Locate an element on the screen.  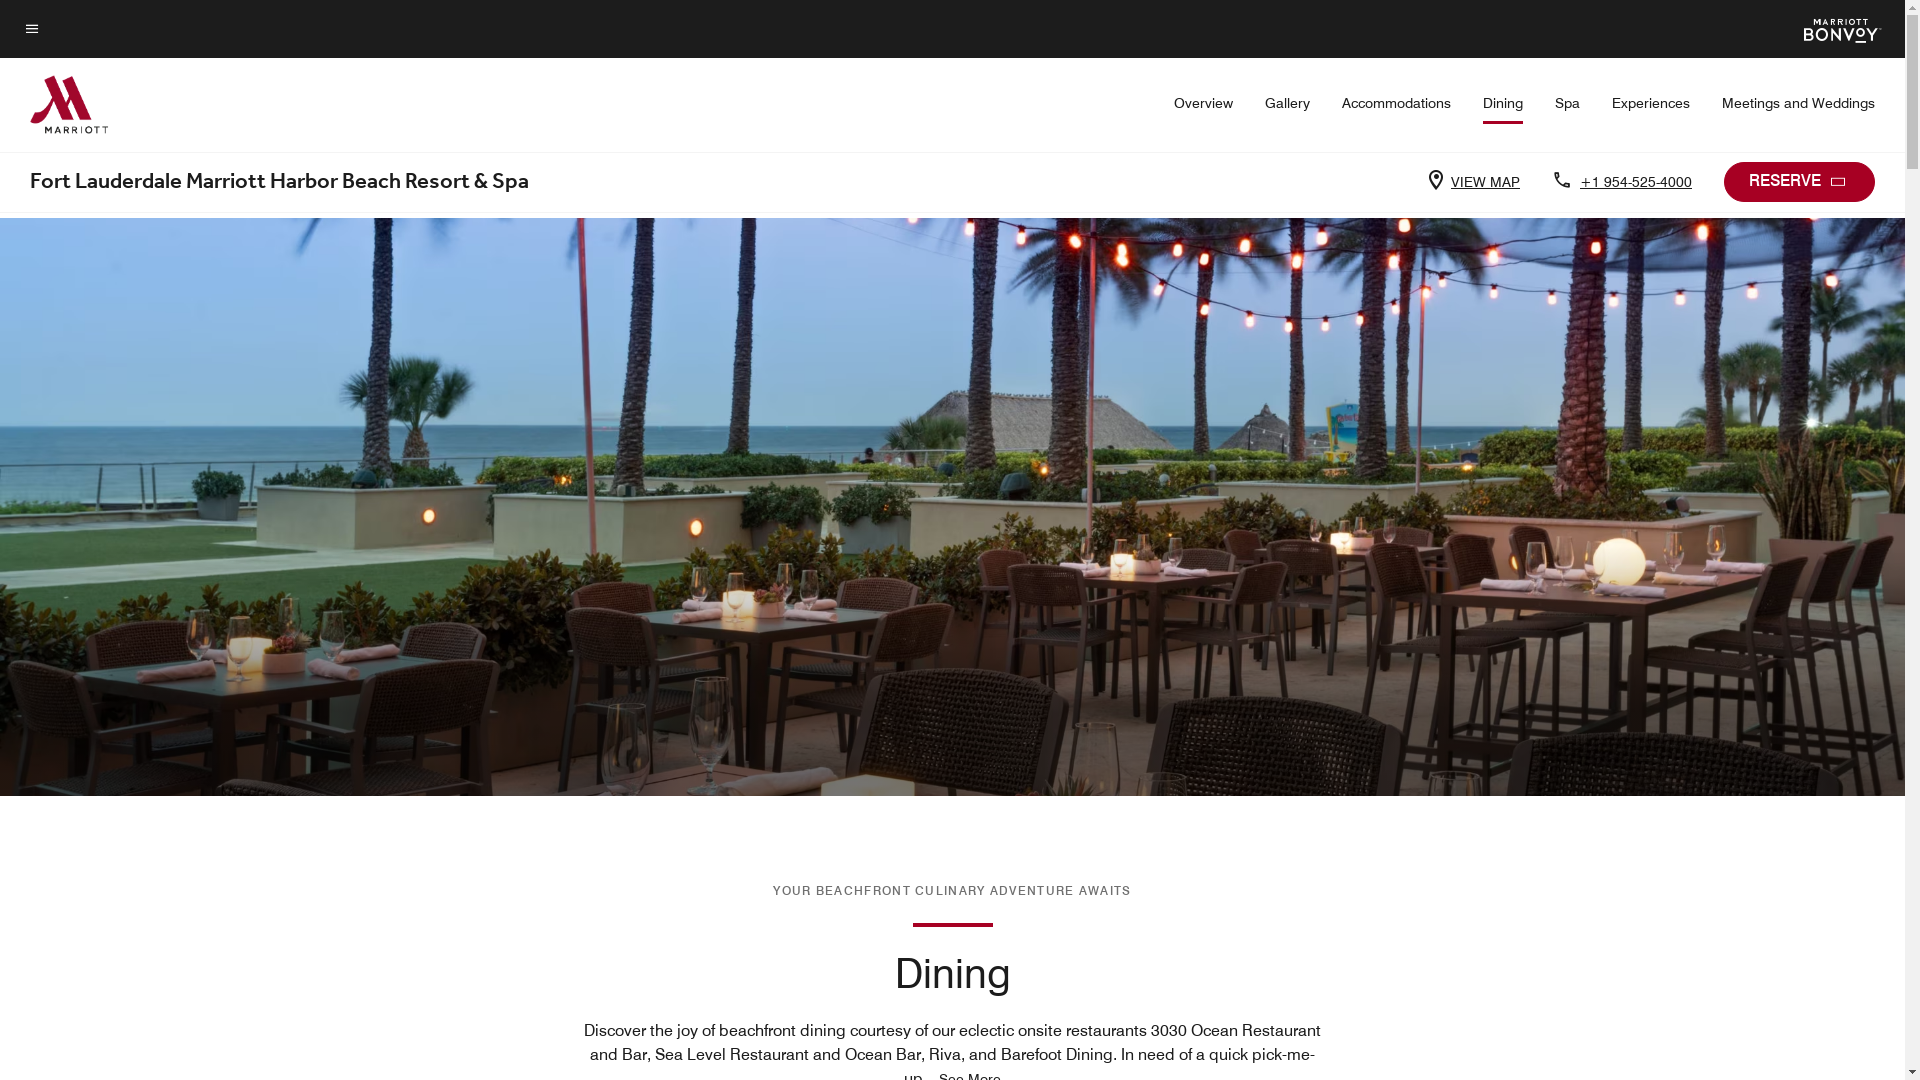
'Overview' is located at coordinates (1202, 103).